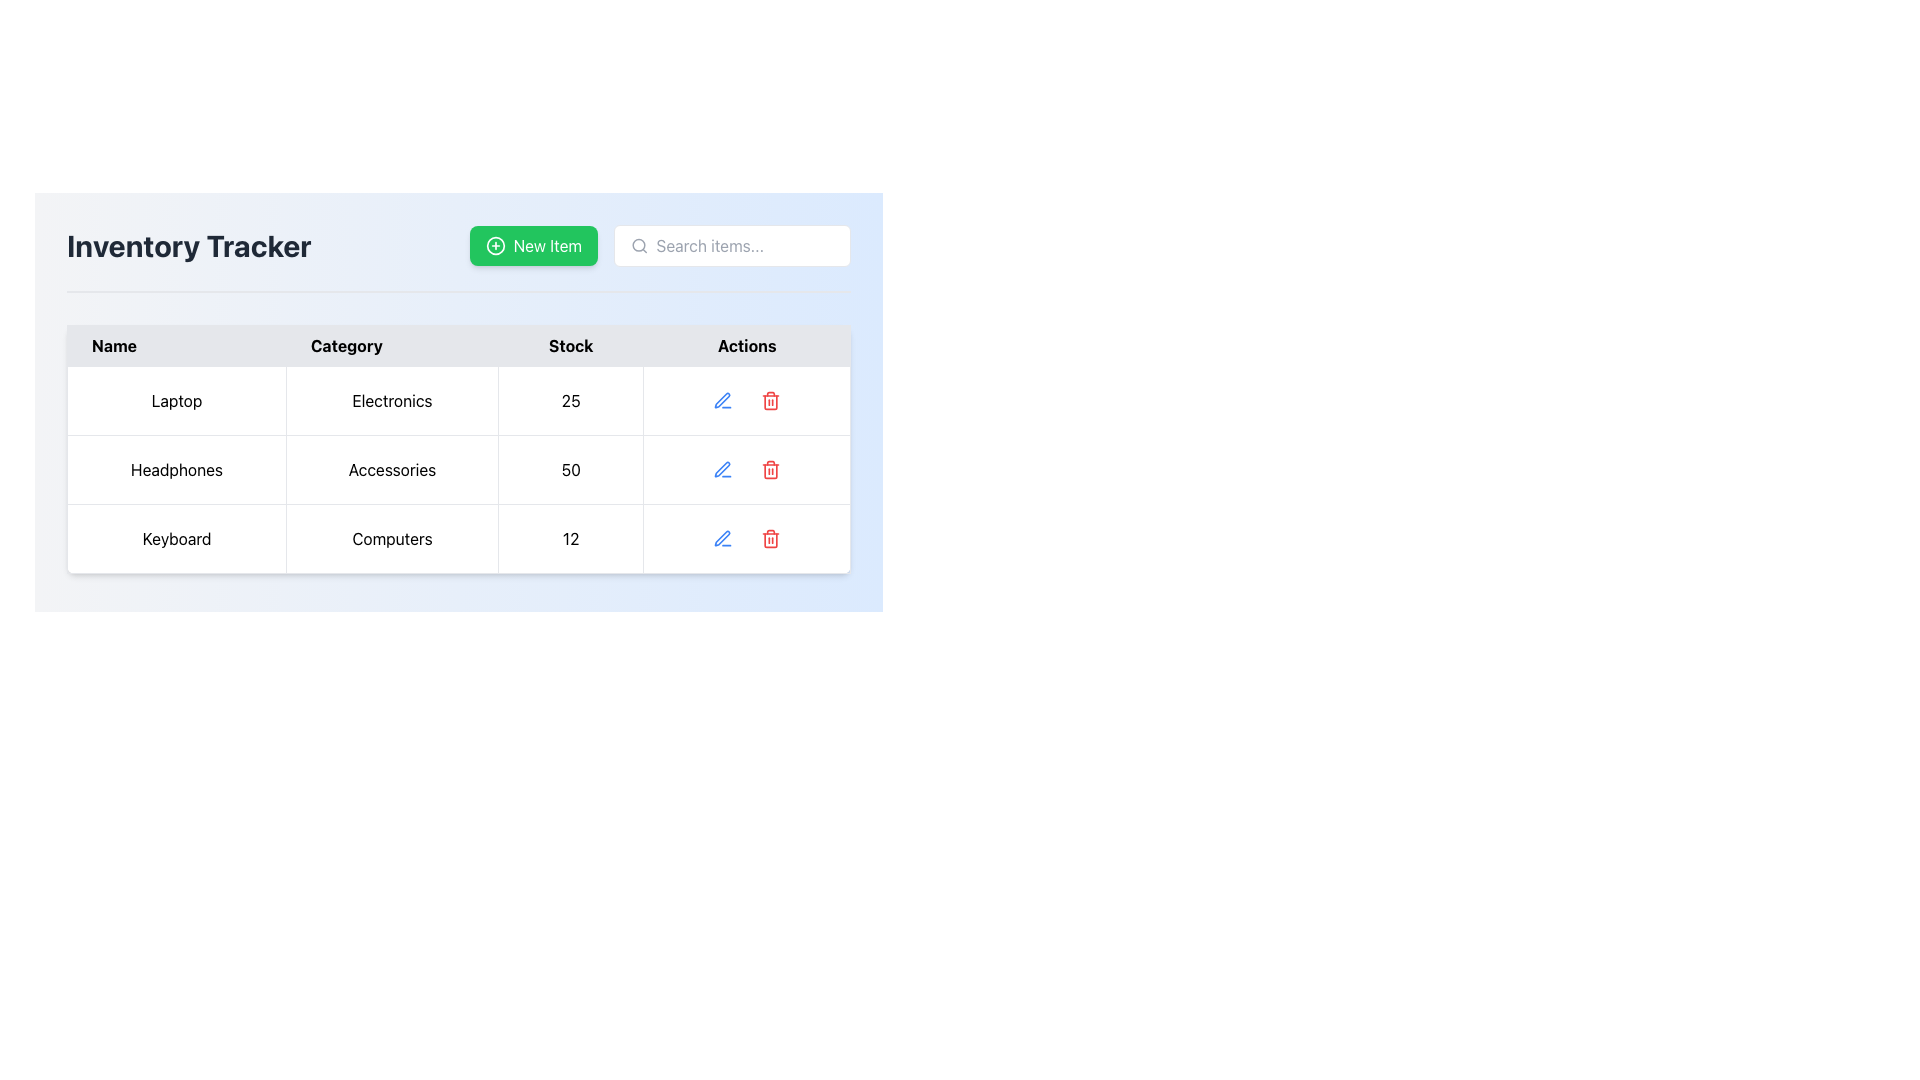  What do you see at coordinates (770, 401) in the screenshot?
I see `the delete icon located in the 'Actions' column of the first row in the table` at bounding box center [770, 401].